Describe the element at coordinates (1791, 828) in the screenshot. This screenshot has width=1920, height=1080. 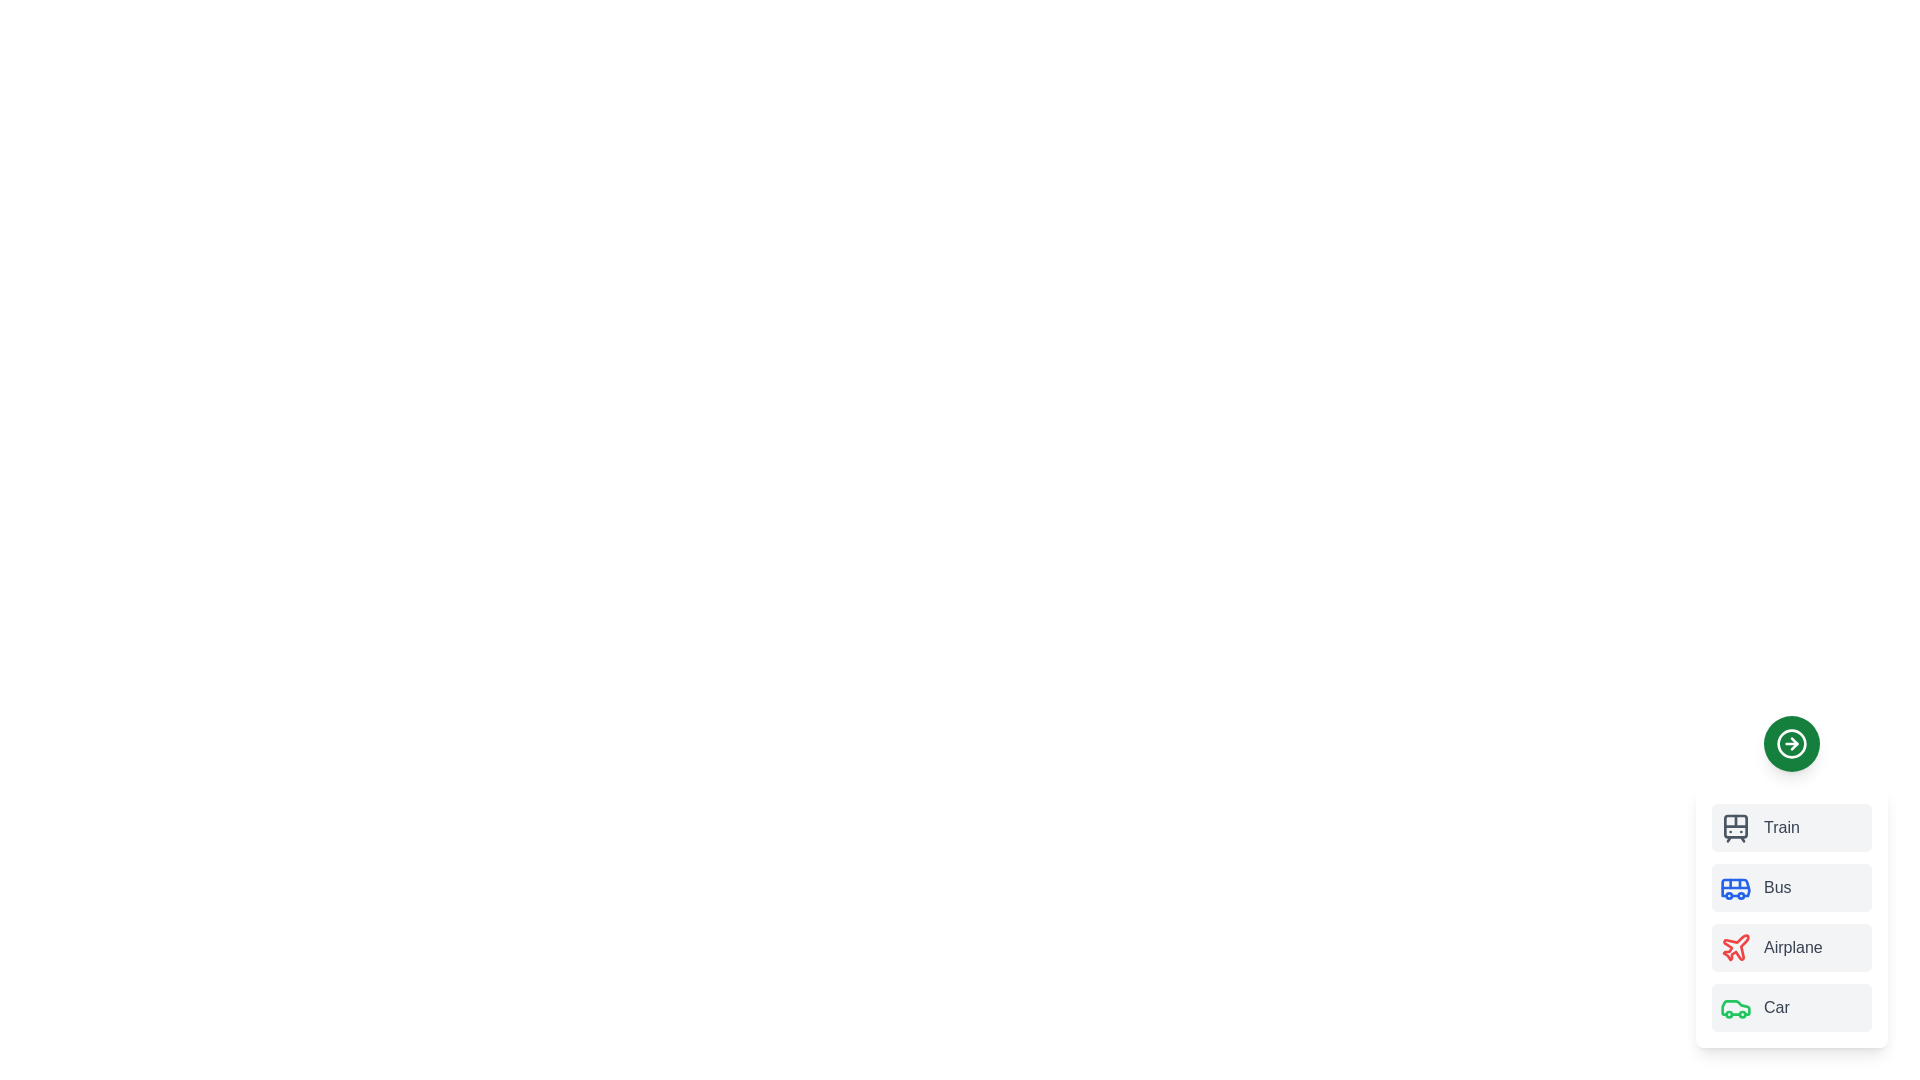
I see `the transport mode Train to trigger its hover effect` at that location.